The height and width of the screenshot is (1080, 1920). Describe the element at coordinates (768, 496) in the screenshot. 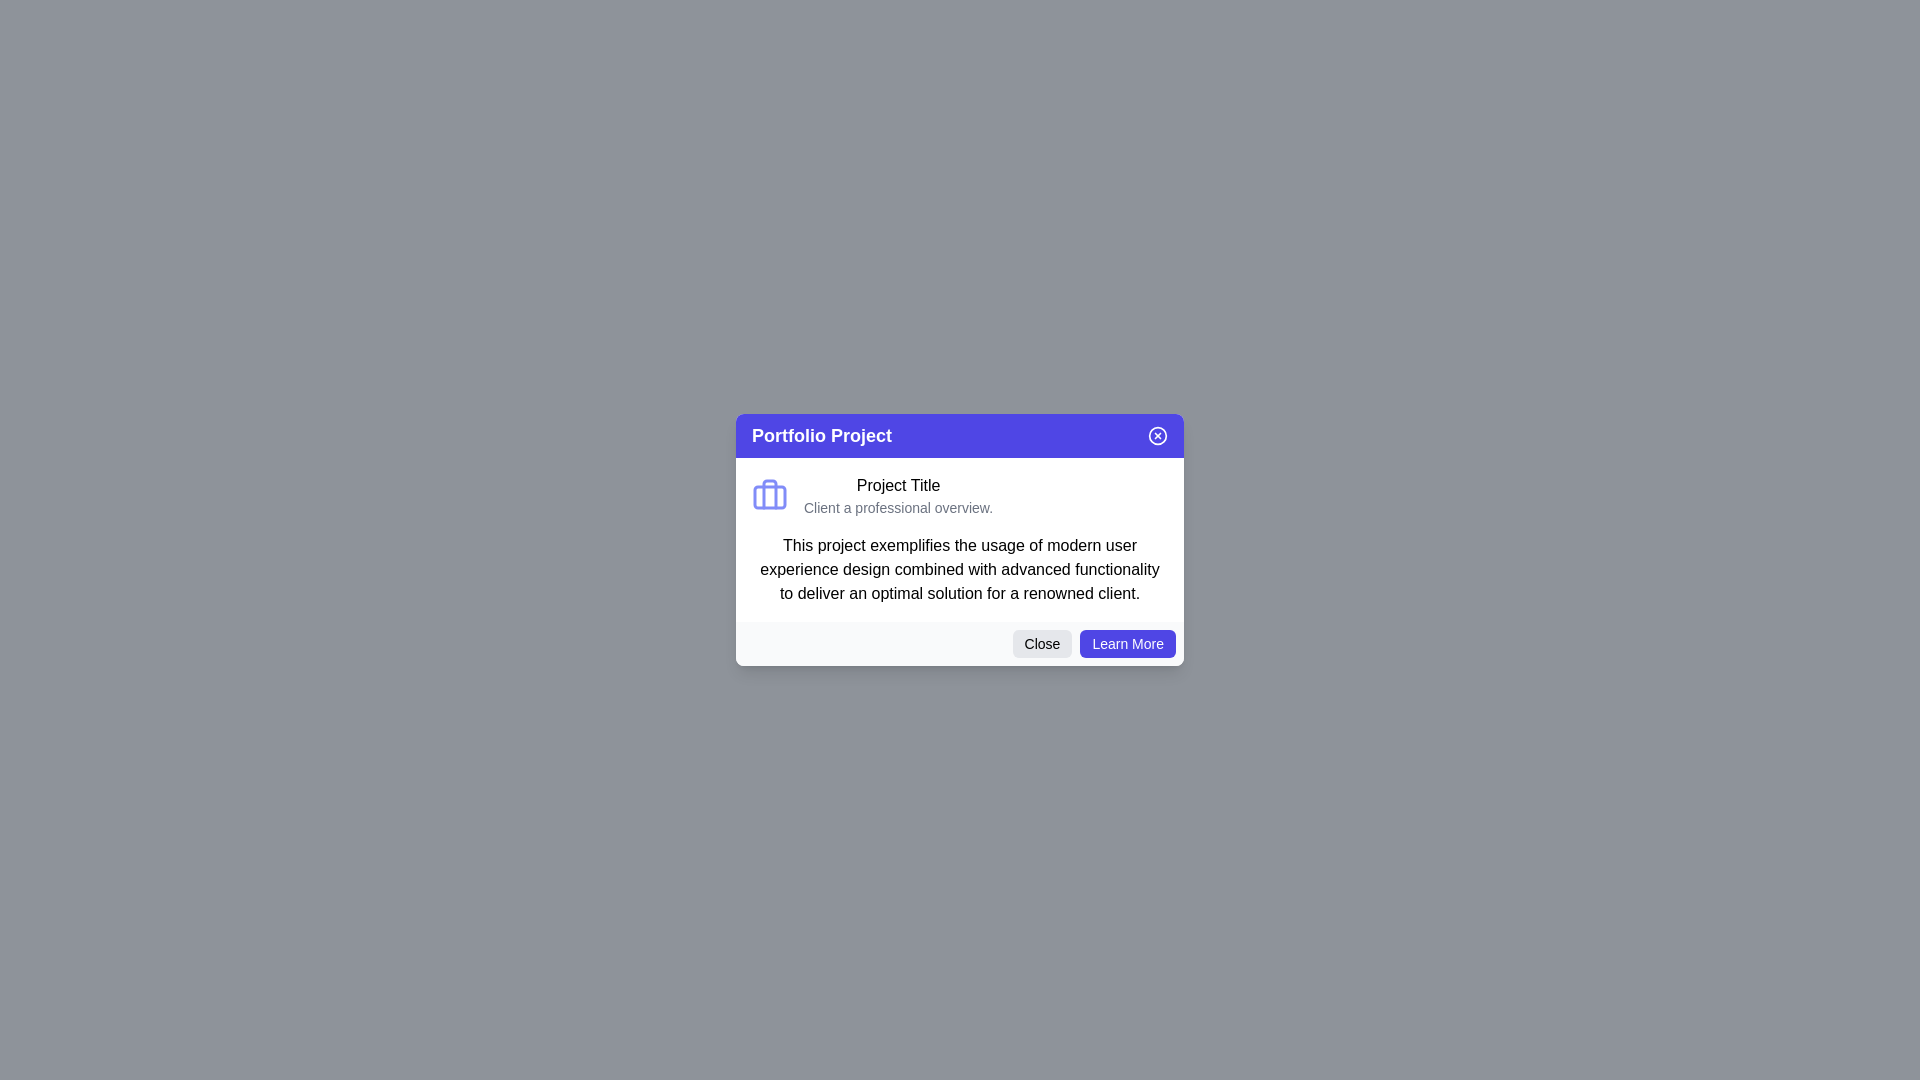

I see `the rectangular shape located inside the briefcase icon, specifically at the bottom of the briefcase structure, which serves as the main compartment or handle area` at that location.